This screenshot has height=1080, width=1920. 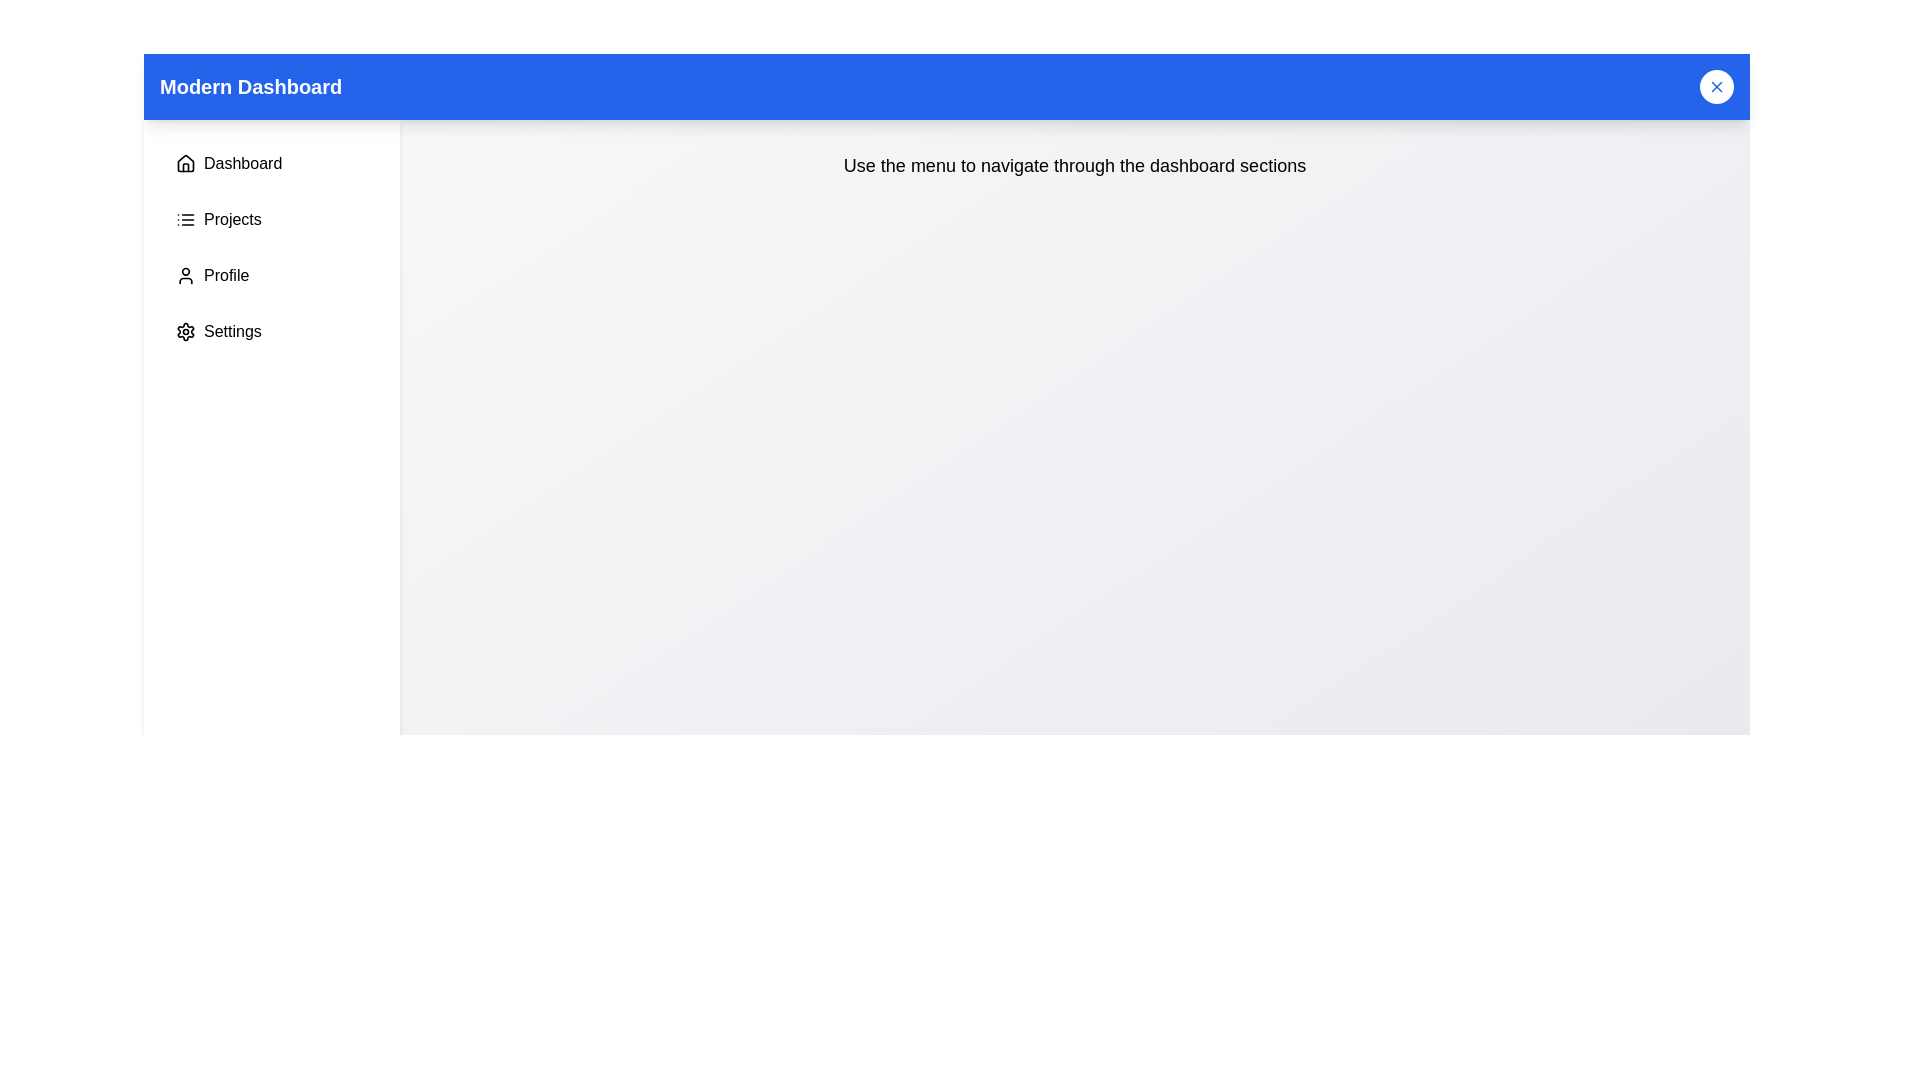 What do you see at coordinates (1716, 86) in the screenshot?
I see `the 'X' icon contained within the circular button in the top-right corner of the interface` at bounding box center [1716, 86].